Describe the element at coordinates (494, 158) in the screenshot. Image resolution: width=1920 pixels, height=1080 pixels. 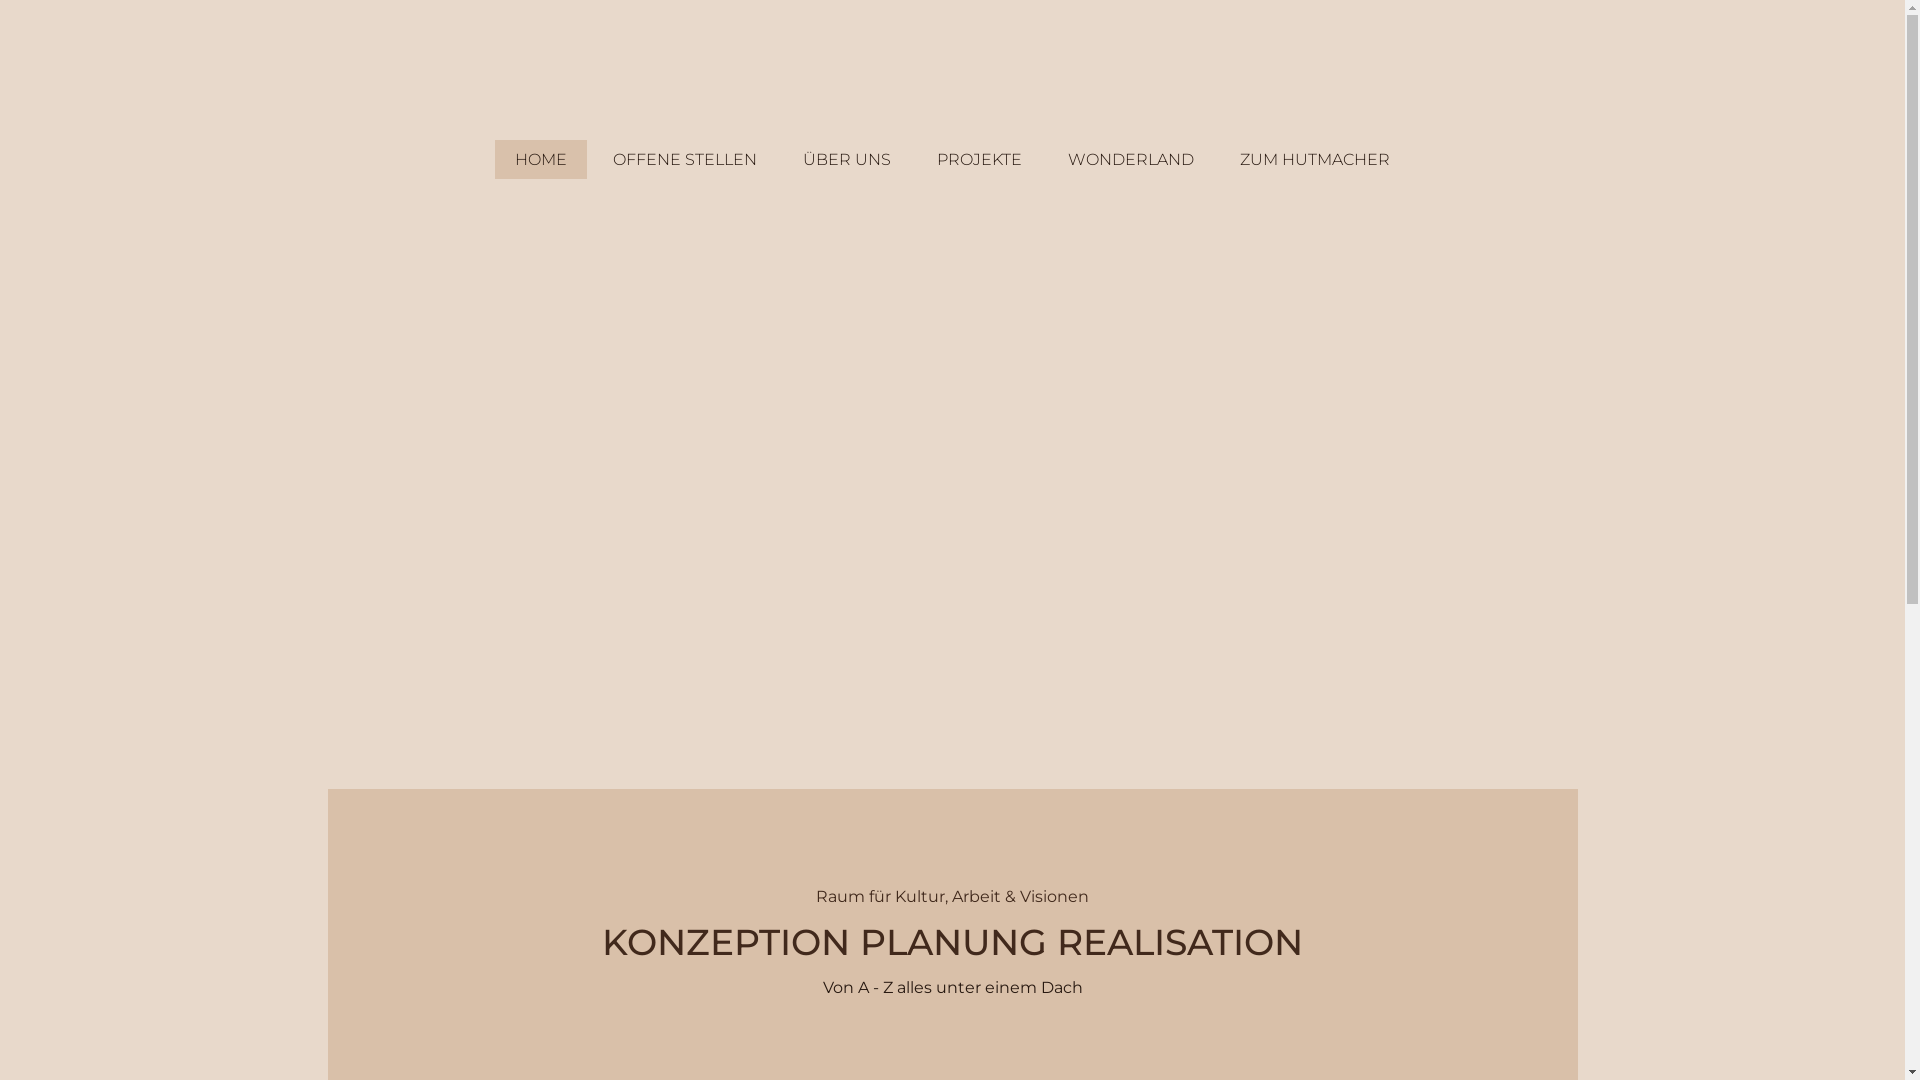
I see `'HOME'` at that location.